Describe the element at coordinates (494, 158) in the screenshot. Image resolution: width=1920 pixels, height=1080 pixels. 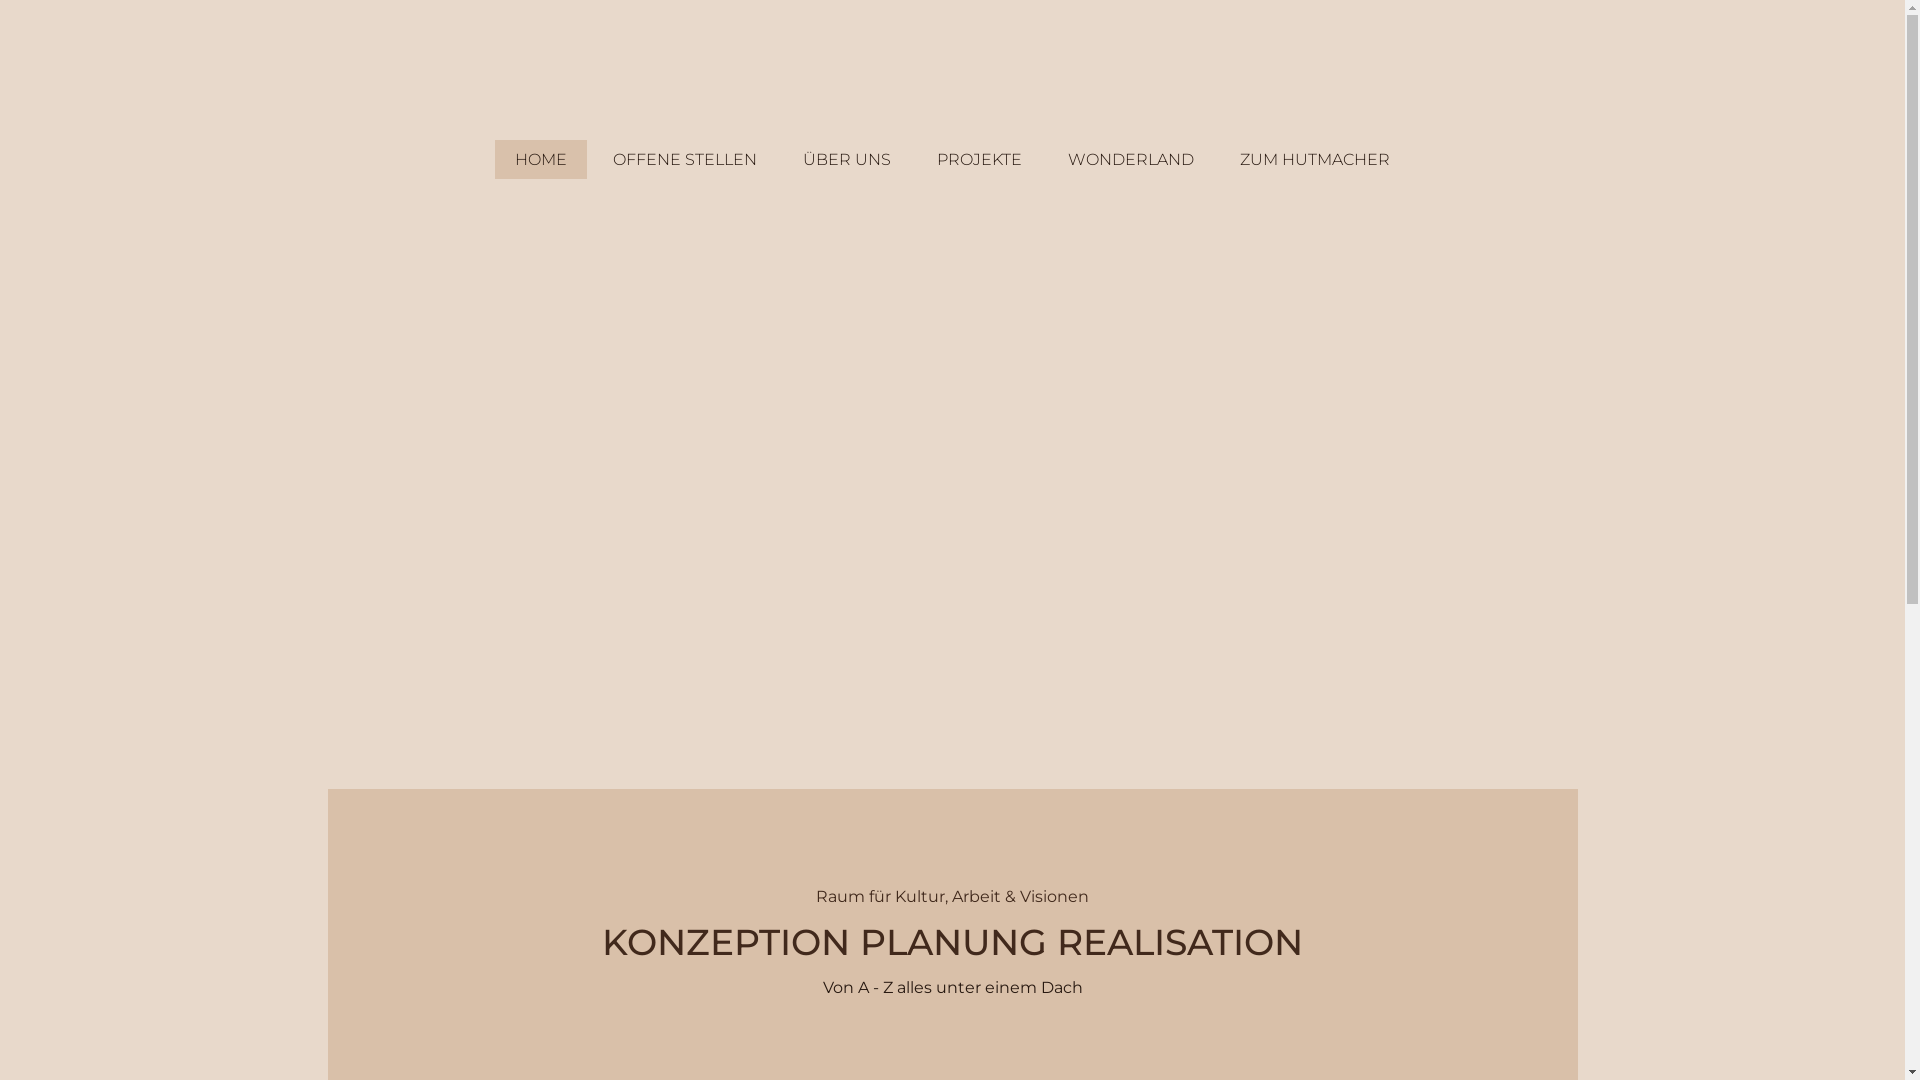
I see `'HOME'` at that location.